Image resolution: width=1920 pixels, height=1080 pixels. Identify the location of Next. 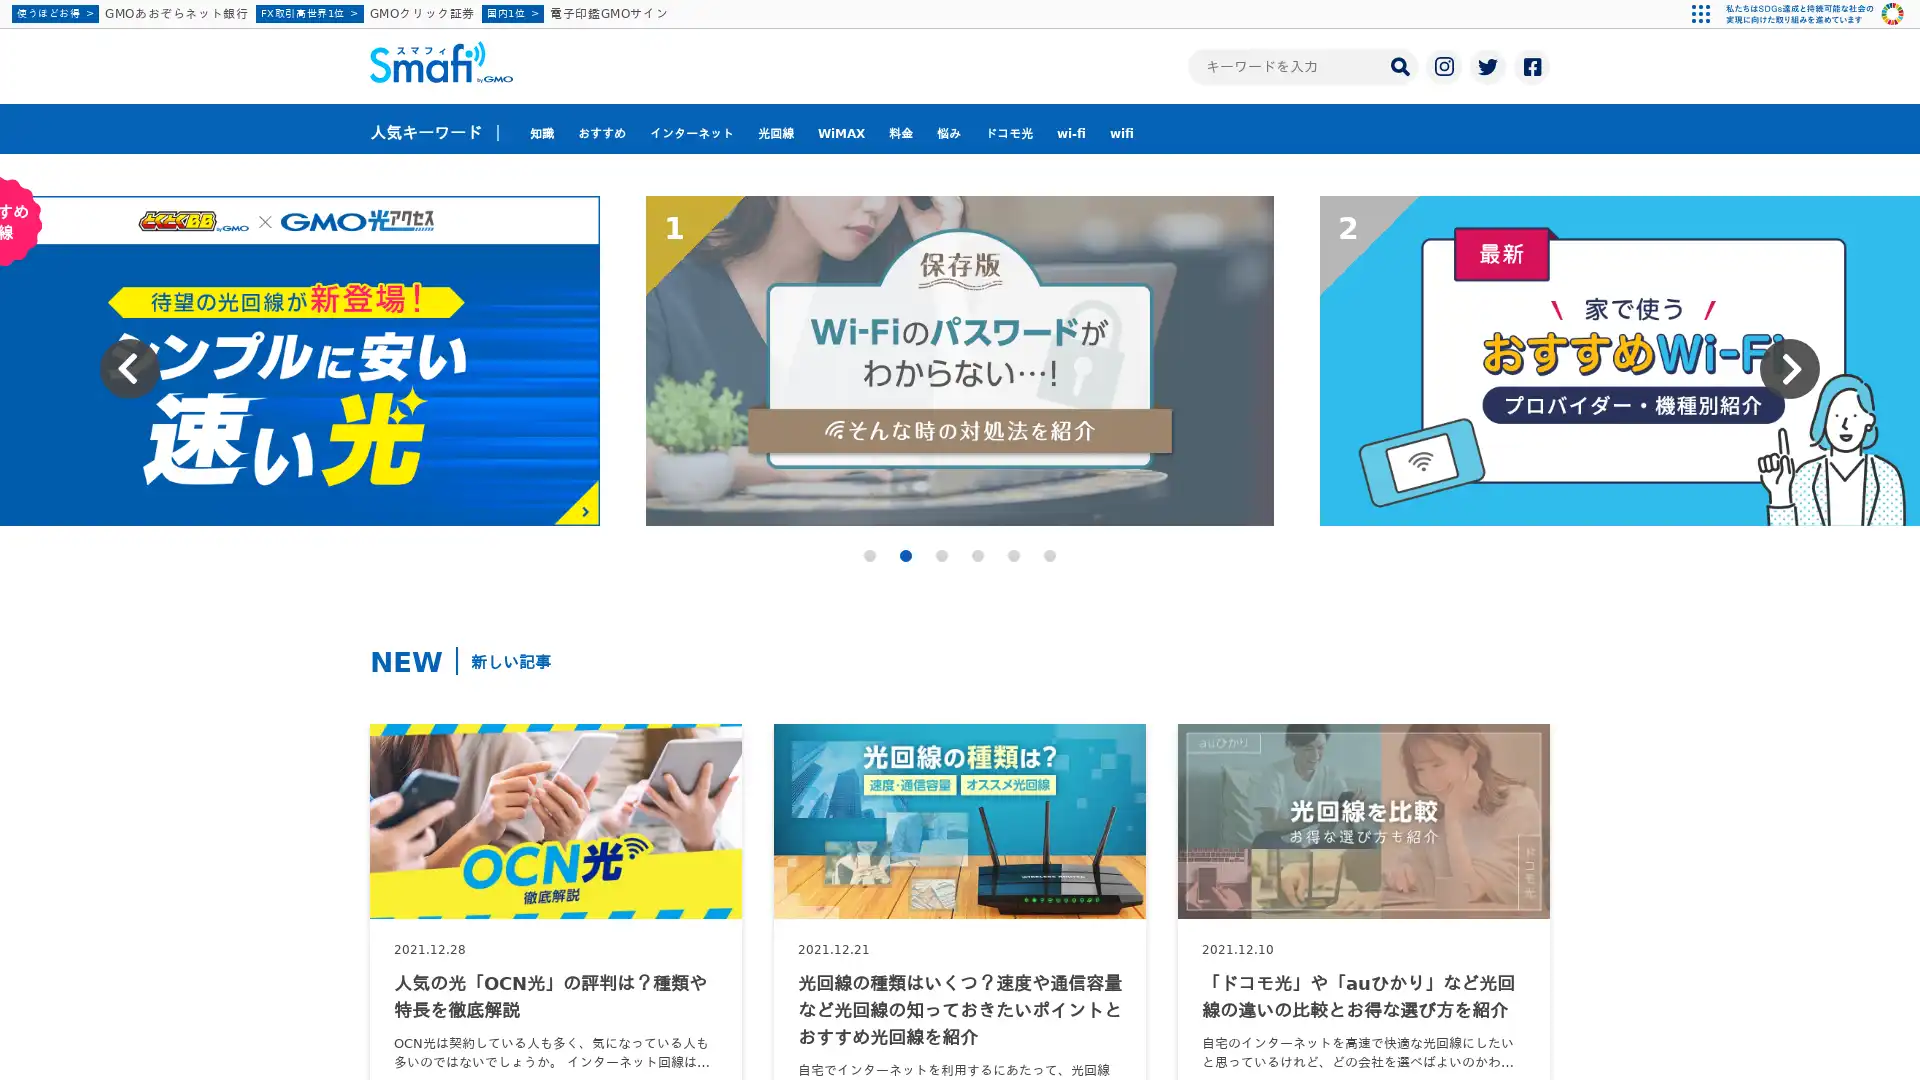
(1790, 369).